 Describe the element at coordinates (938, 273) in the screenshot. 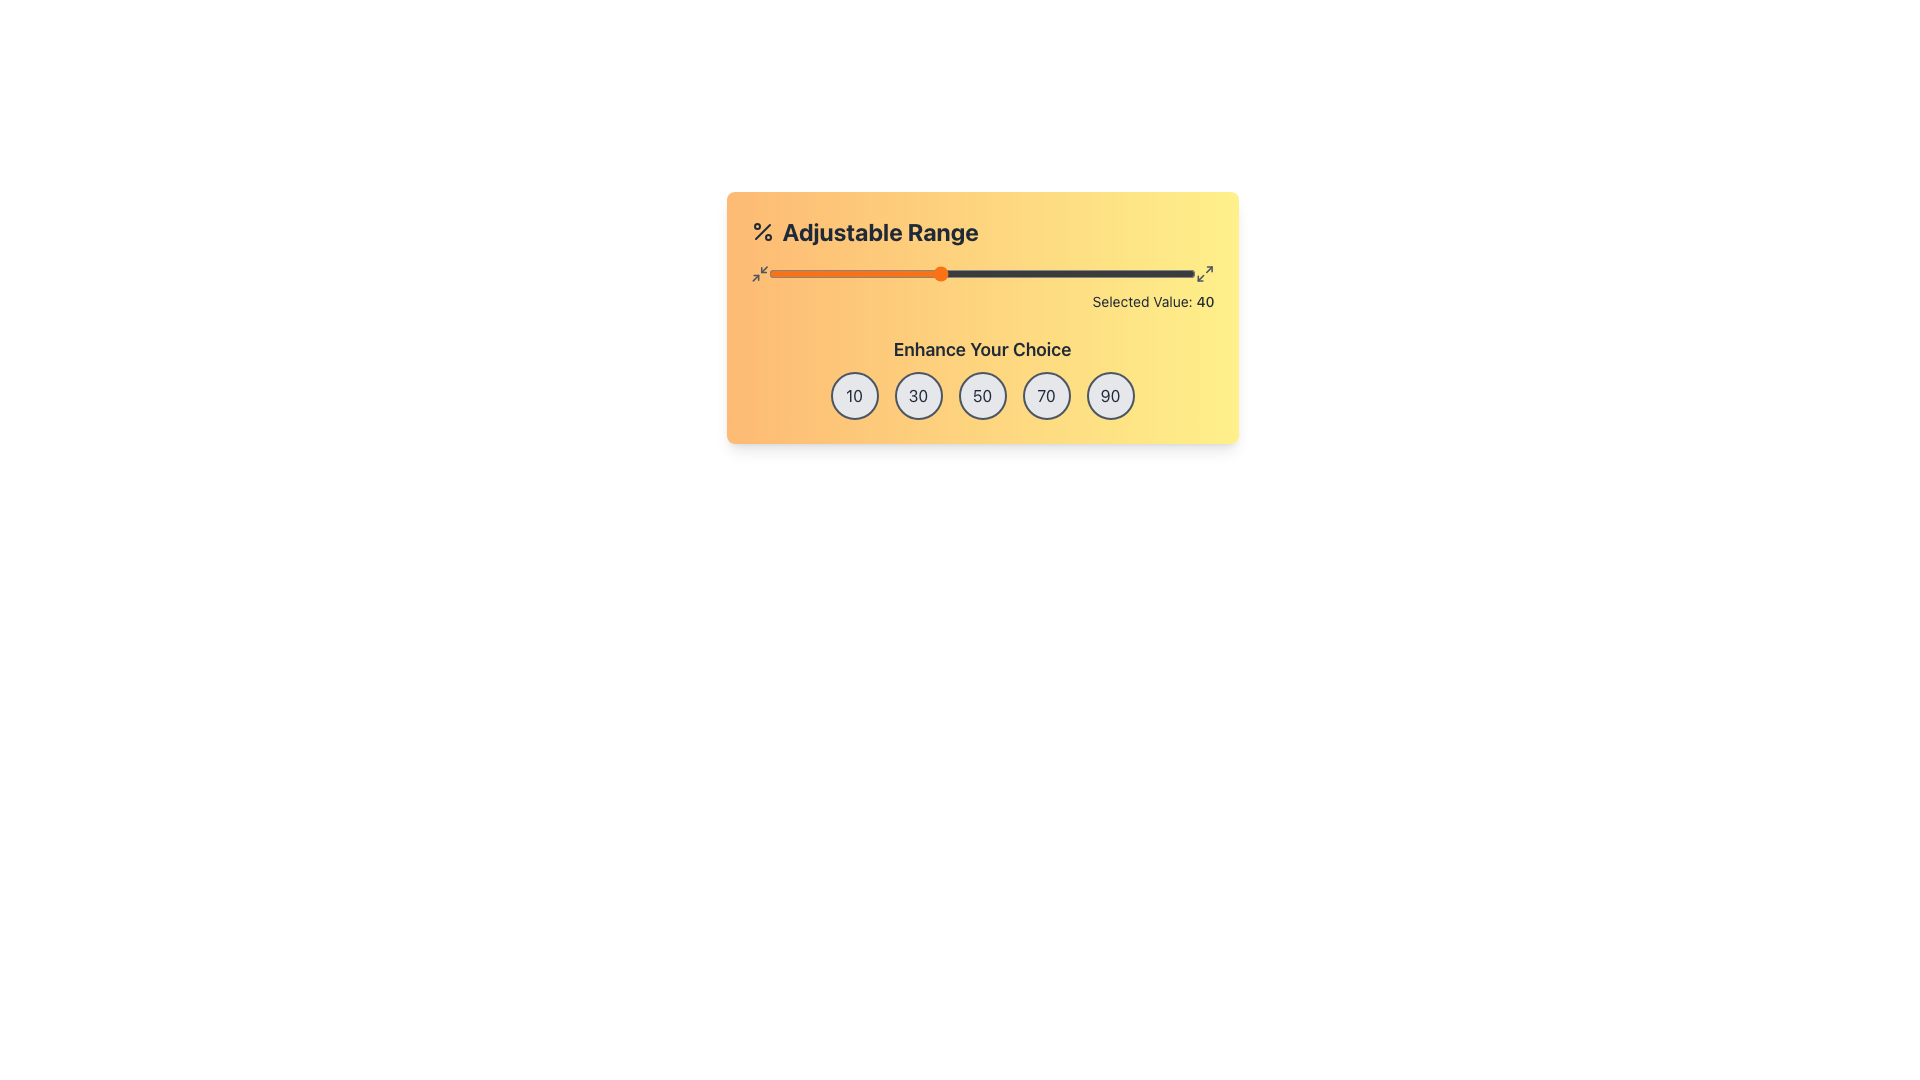

I see `the percentage` at that location.